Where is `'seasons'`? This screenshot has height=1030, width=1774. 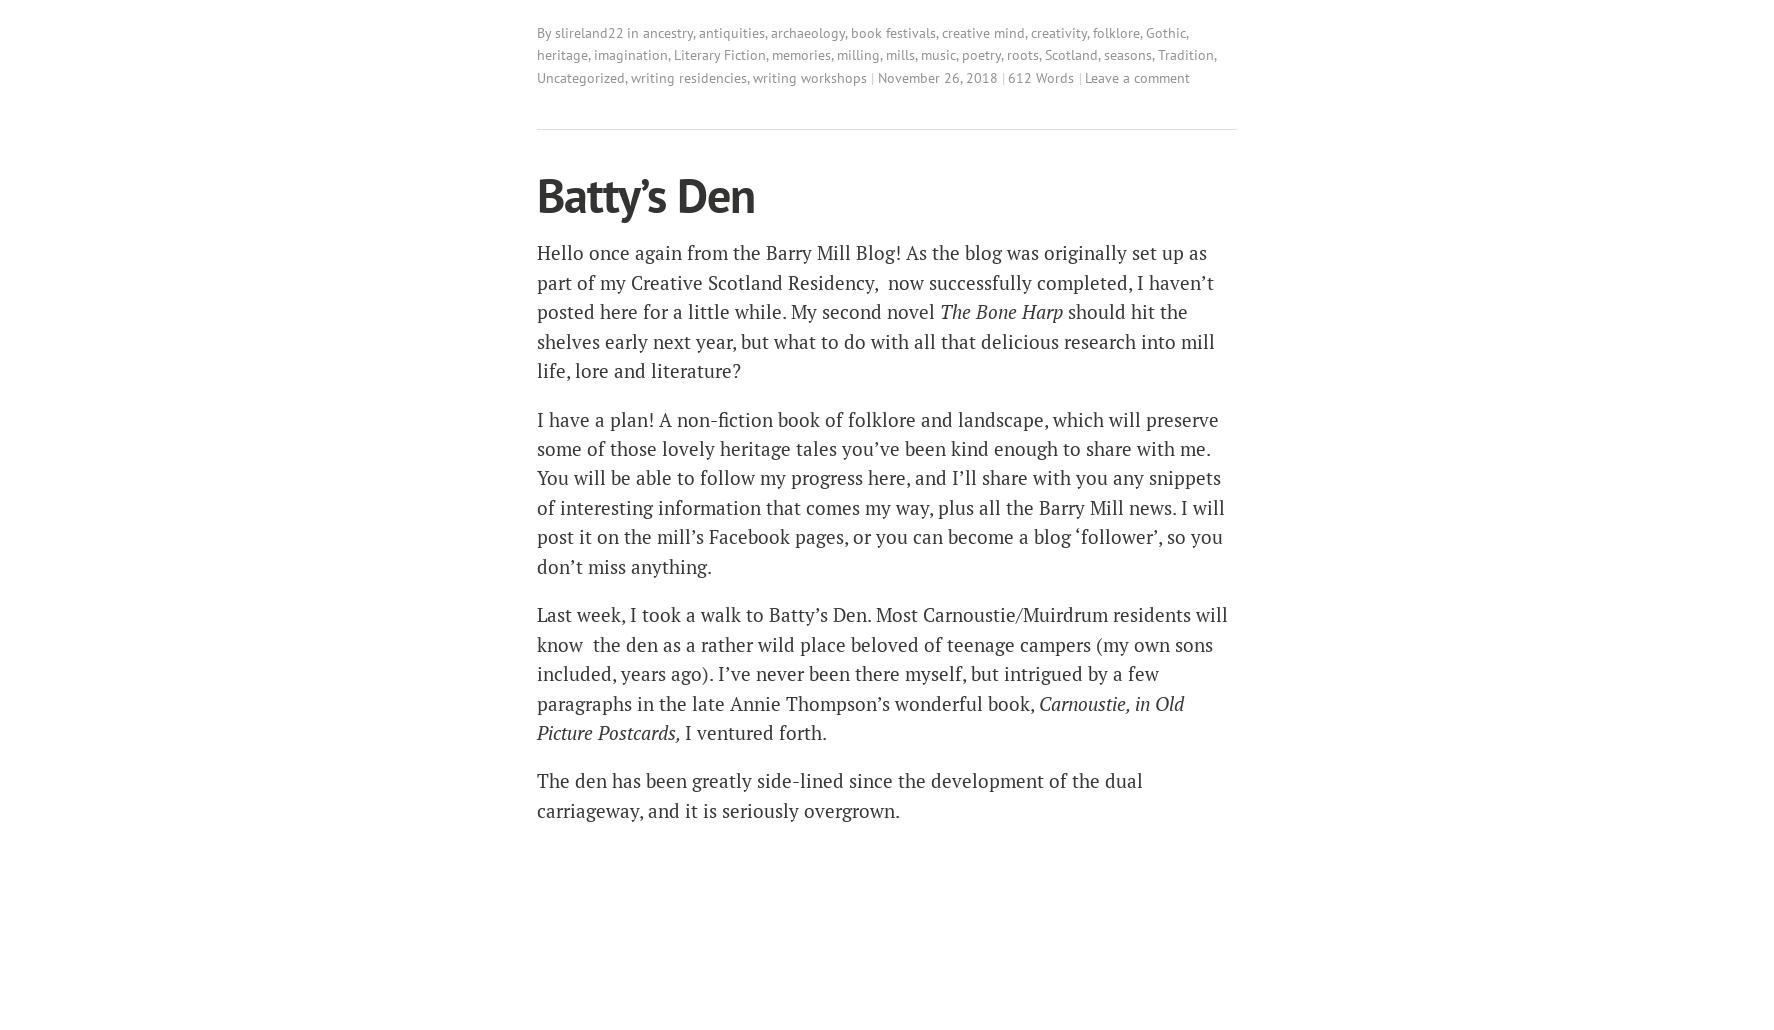 'seasons' is located at coordinates (1127, 55).